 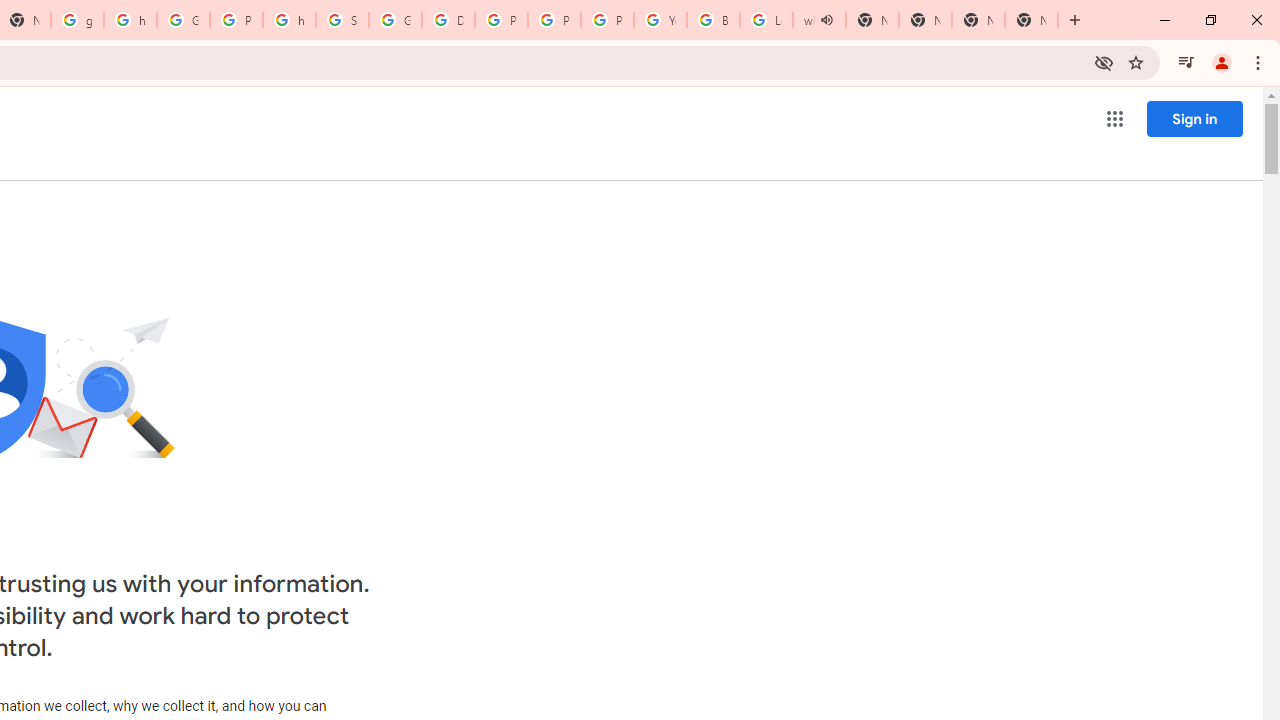 I want to click on 'YouTube', so click(x=660, y=20).